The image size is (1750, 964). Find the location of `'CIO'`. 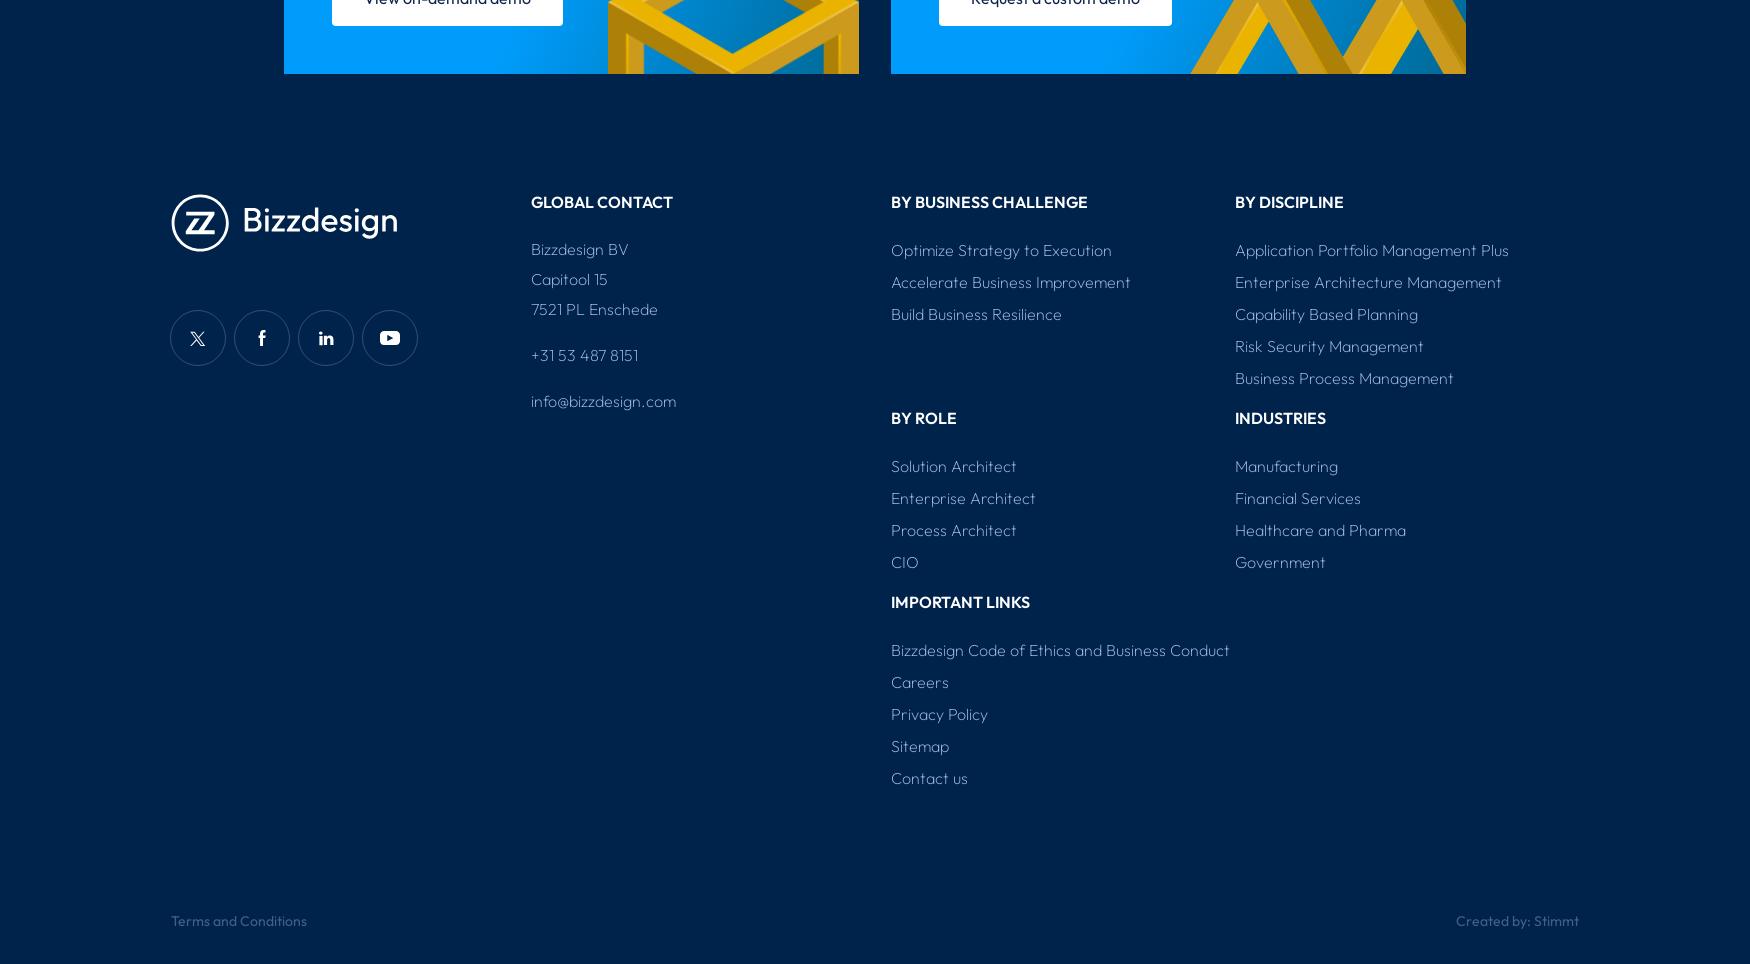

'CIO' is located at coordinates (889, 562).